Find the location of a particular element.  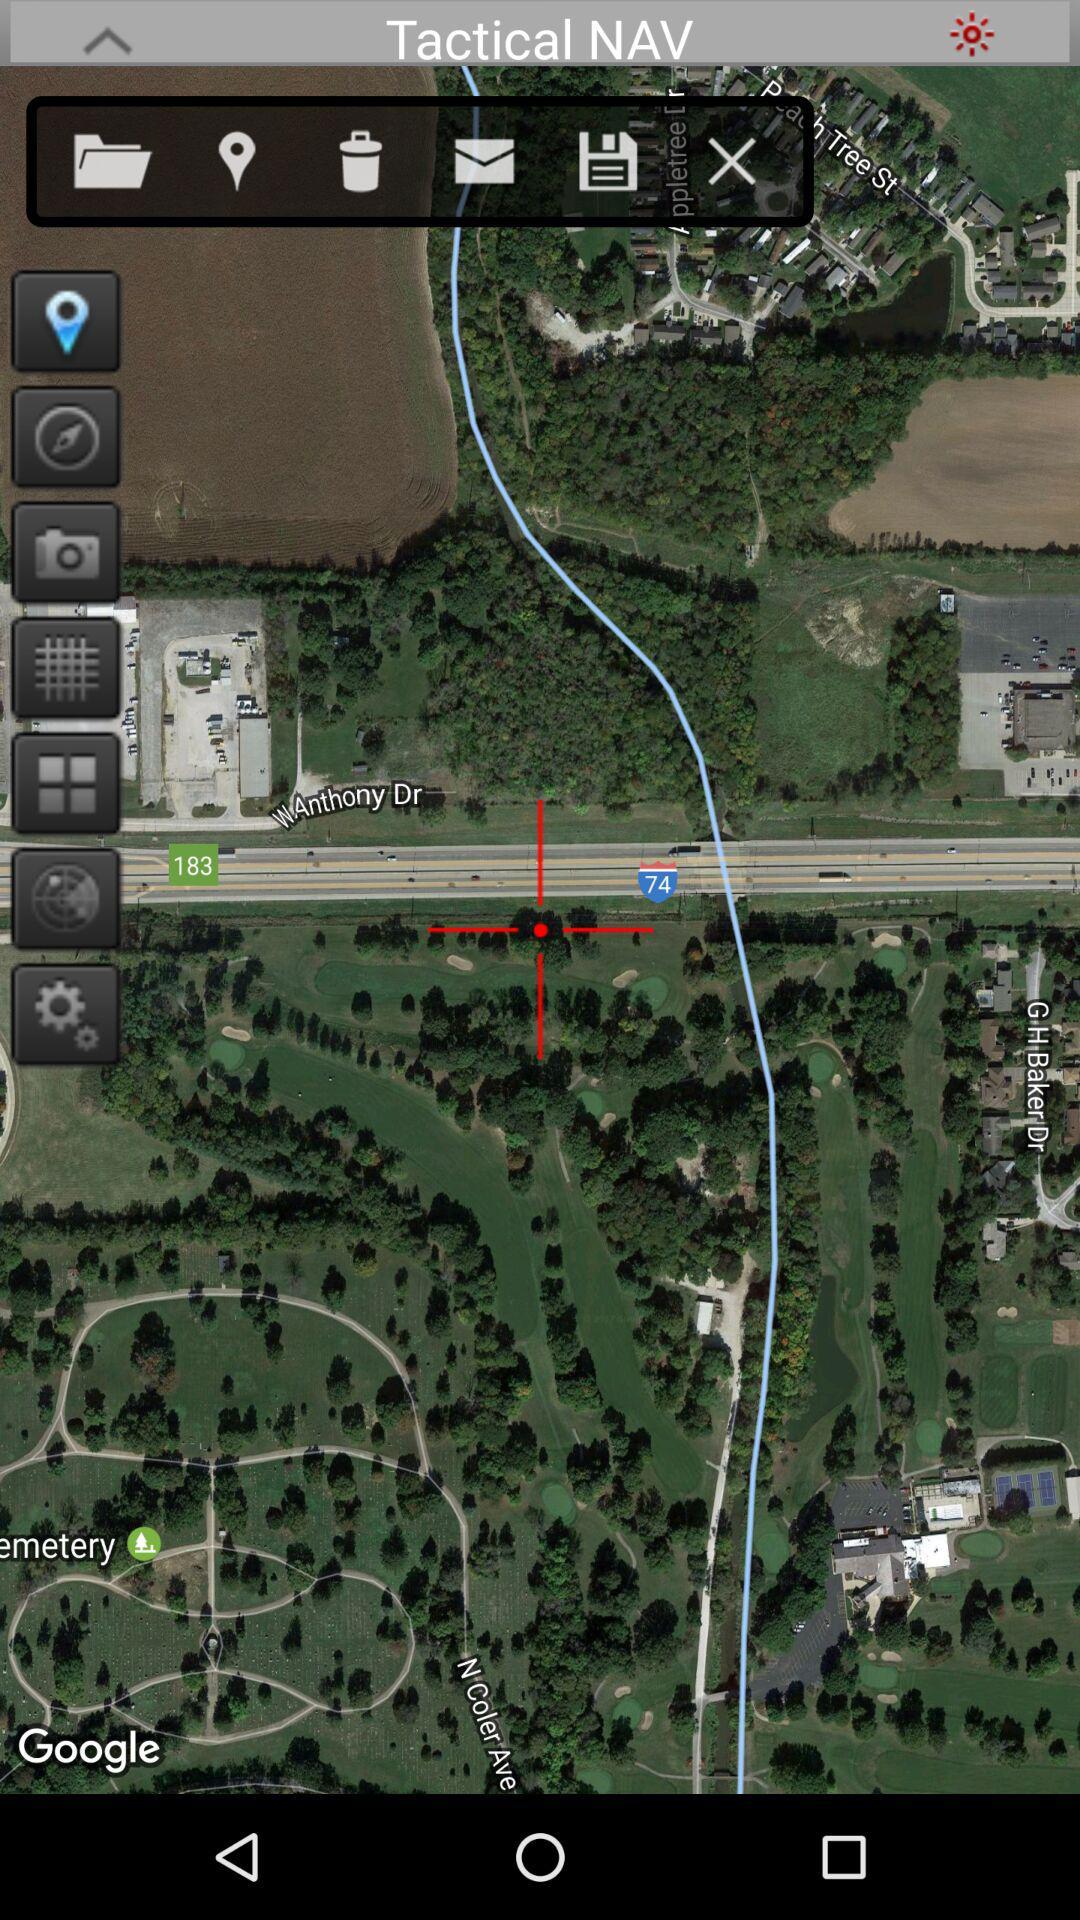

the item below the tactical nav app is located at coordinates (627, 156).